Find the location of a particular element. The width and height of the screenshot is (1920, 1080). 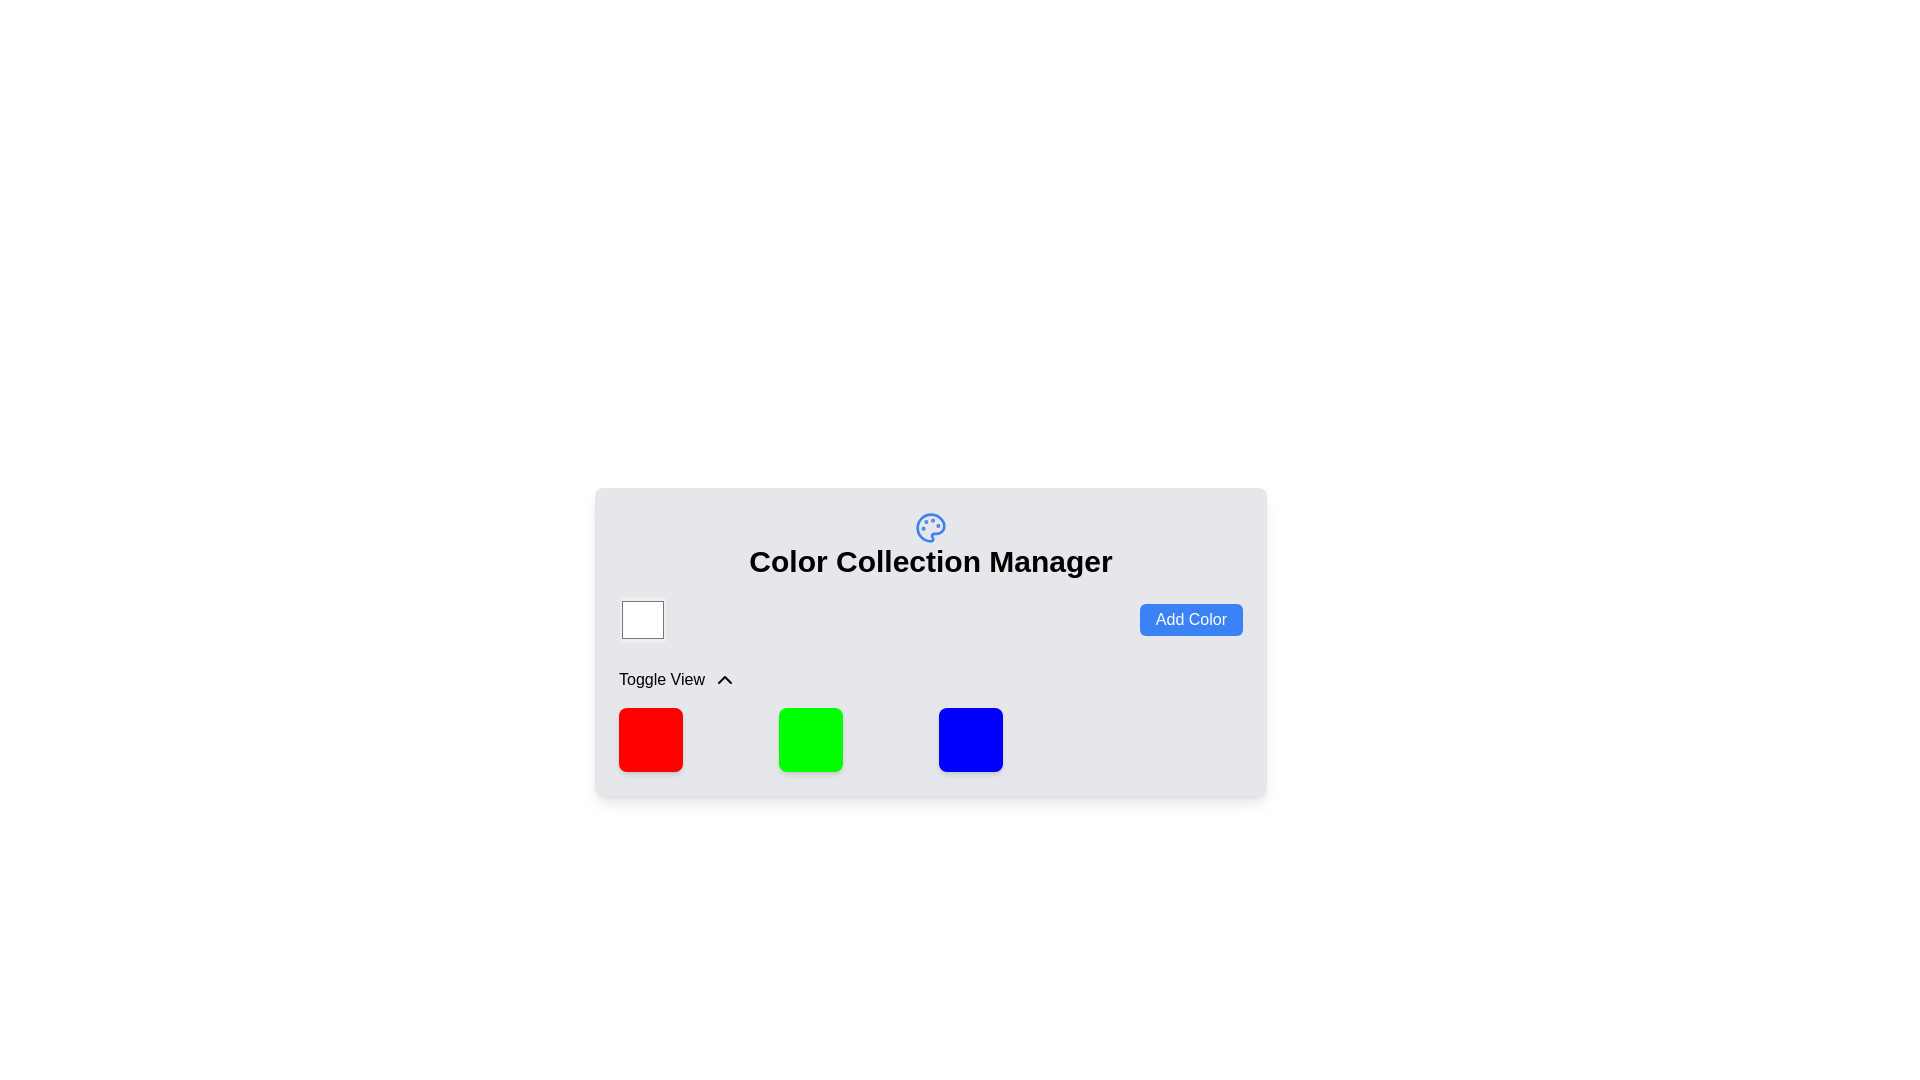

the upward-pointing arrow icon located immediately to the right of the 'Toggle View' text is located at coordinates (723, 678).